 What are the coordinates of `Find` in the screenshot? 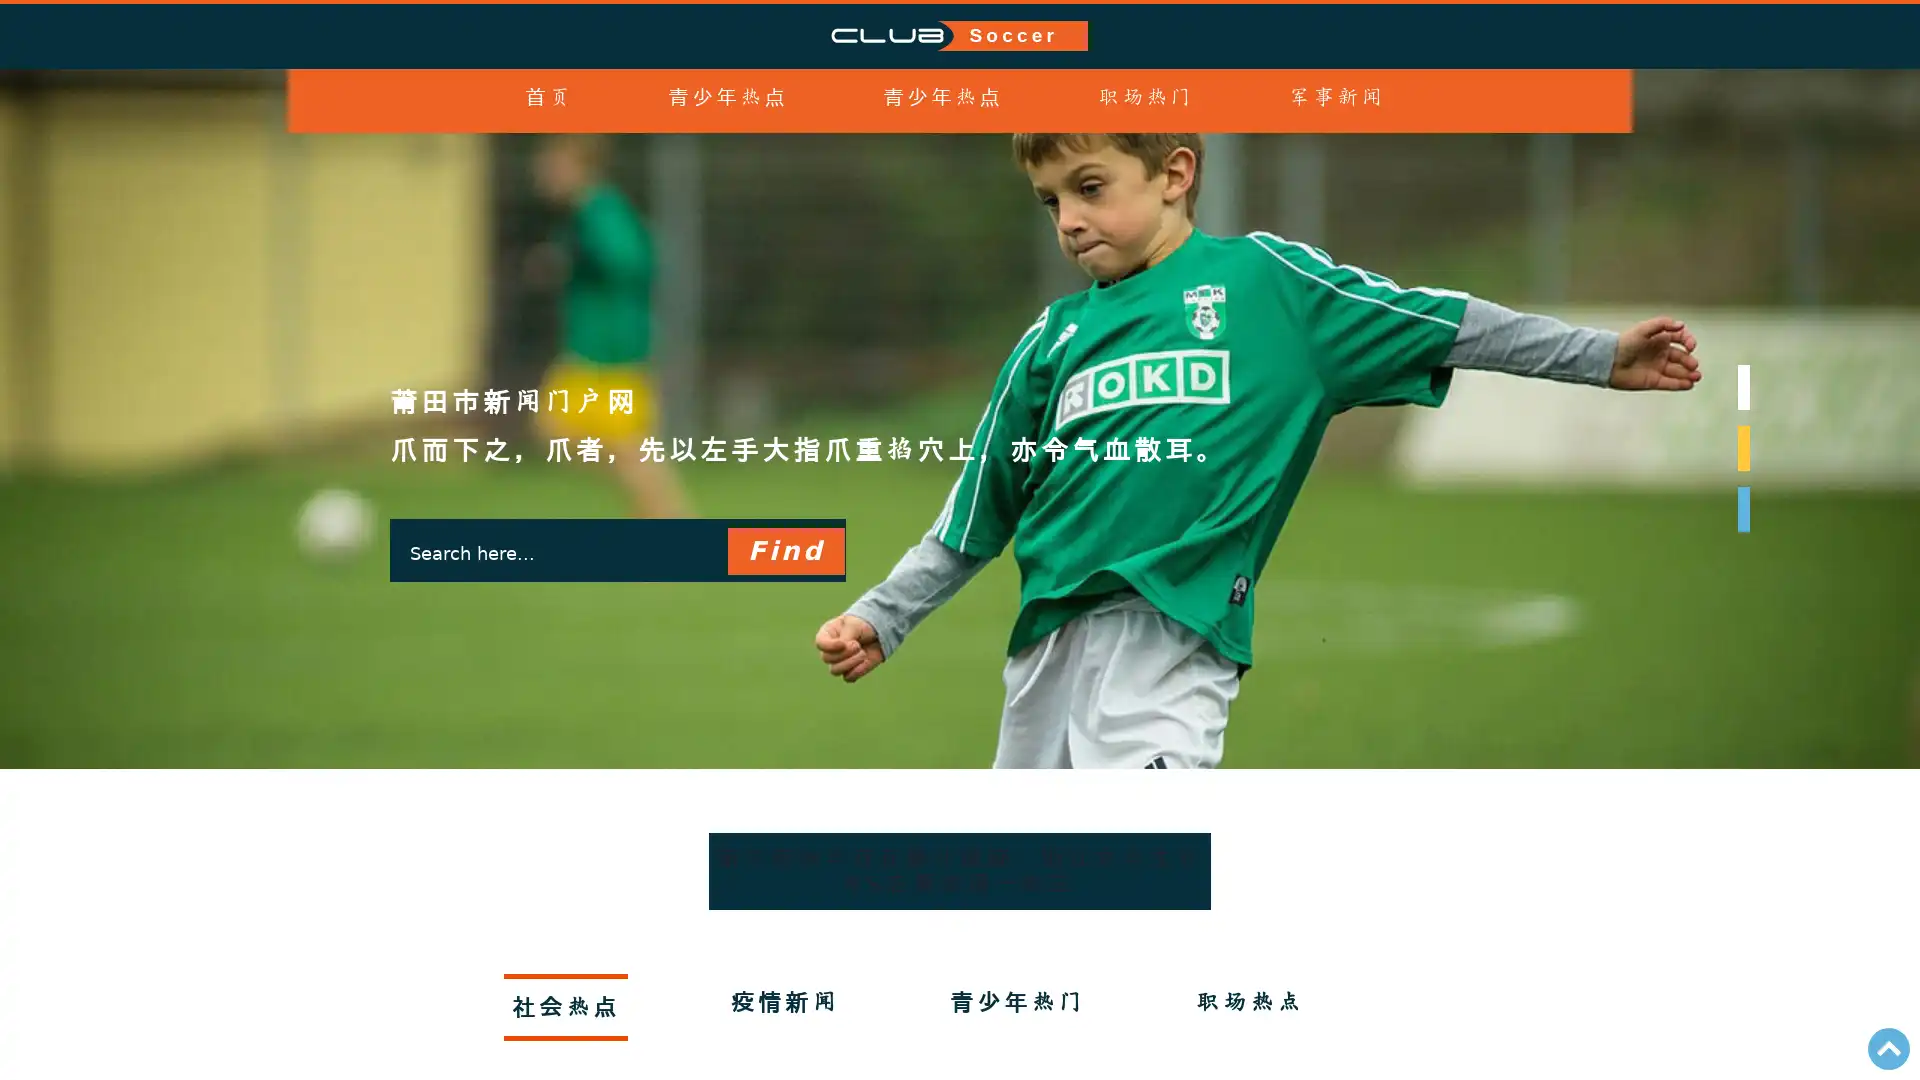 It's located at (784, 588).